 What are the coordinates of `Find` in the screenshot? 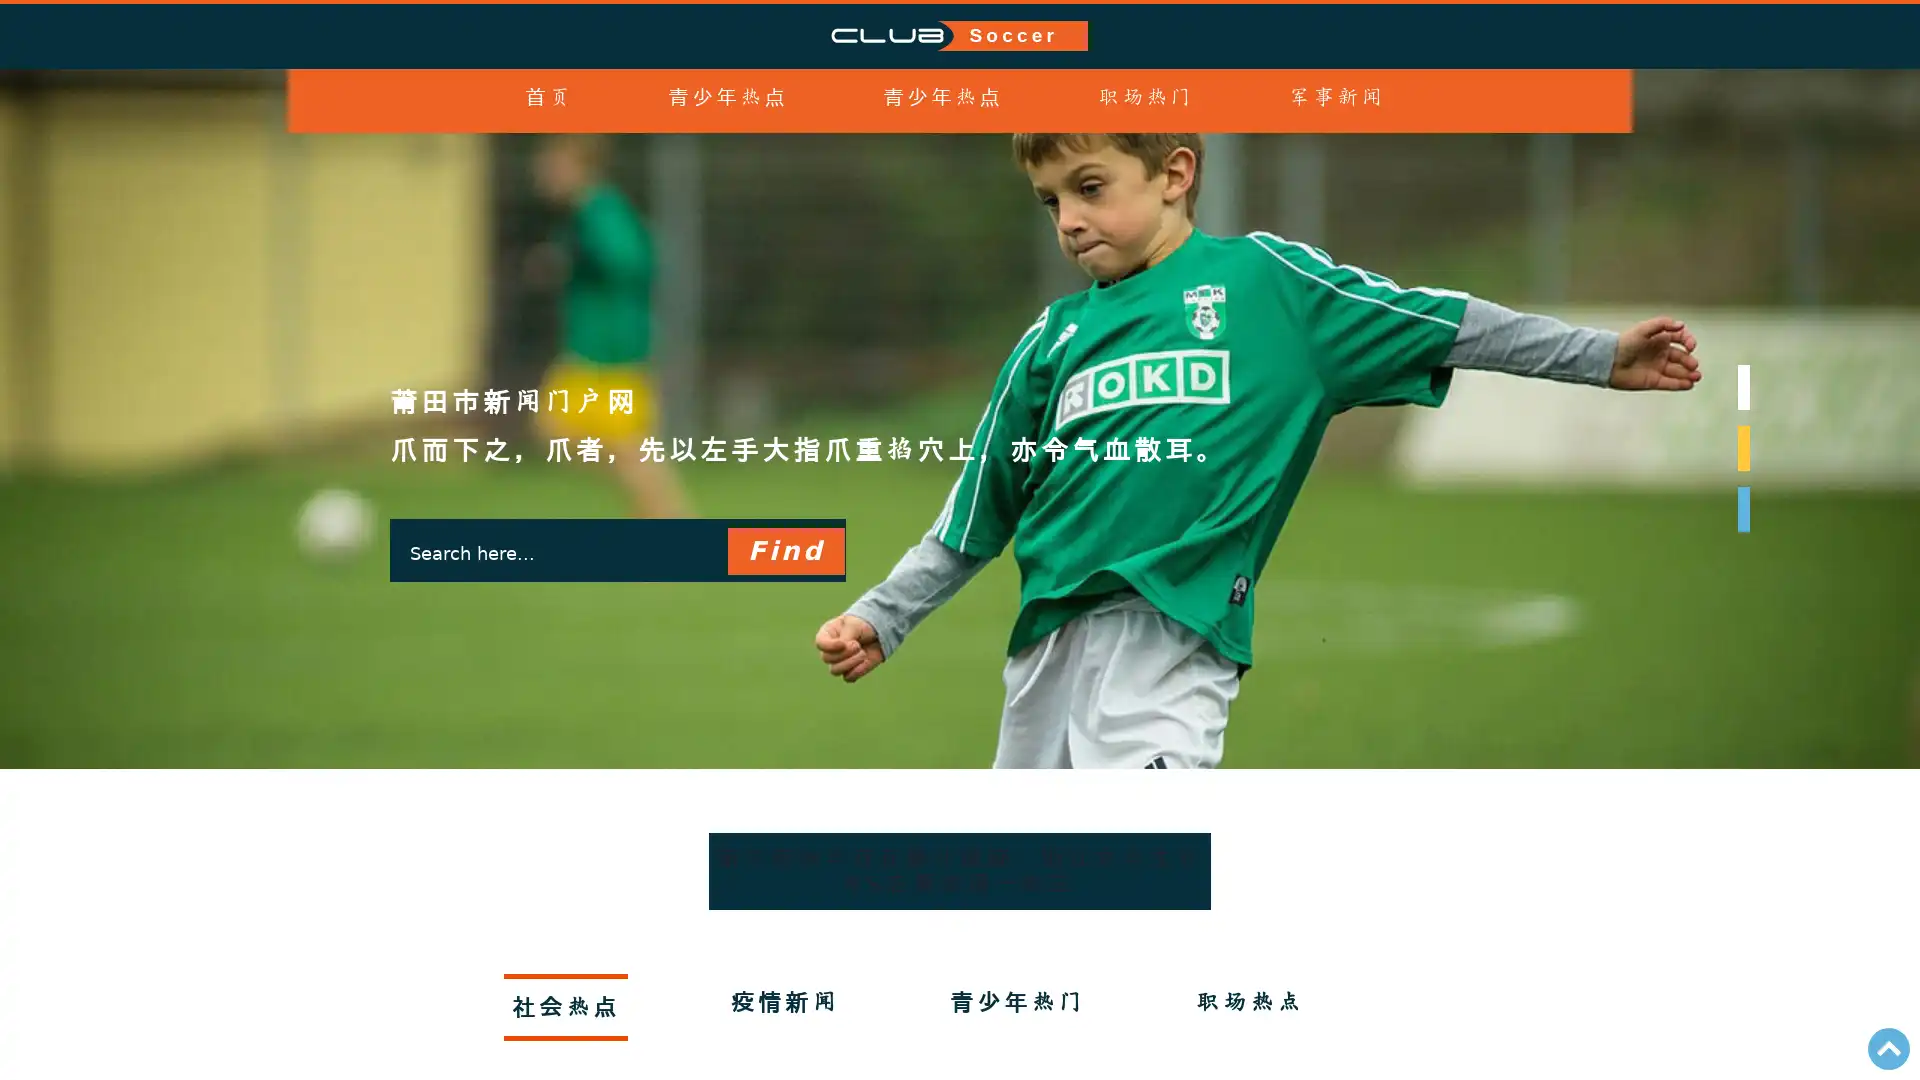 It's located at (784, 588).